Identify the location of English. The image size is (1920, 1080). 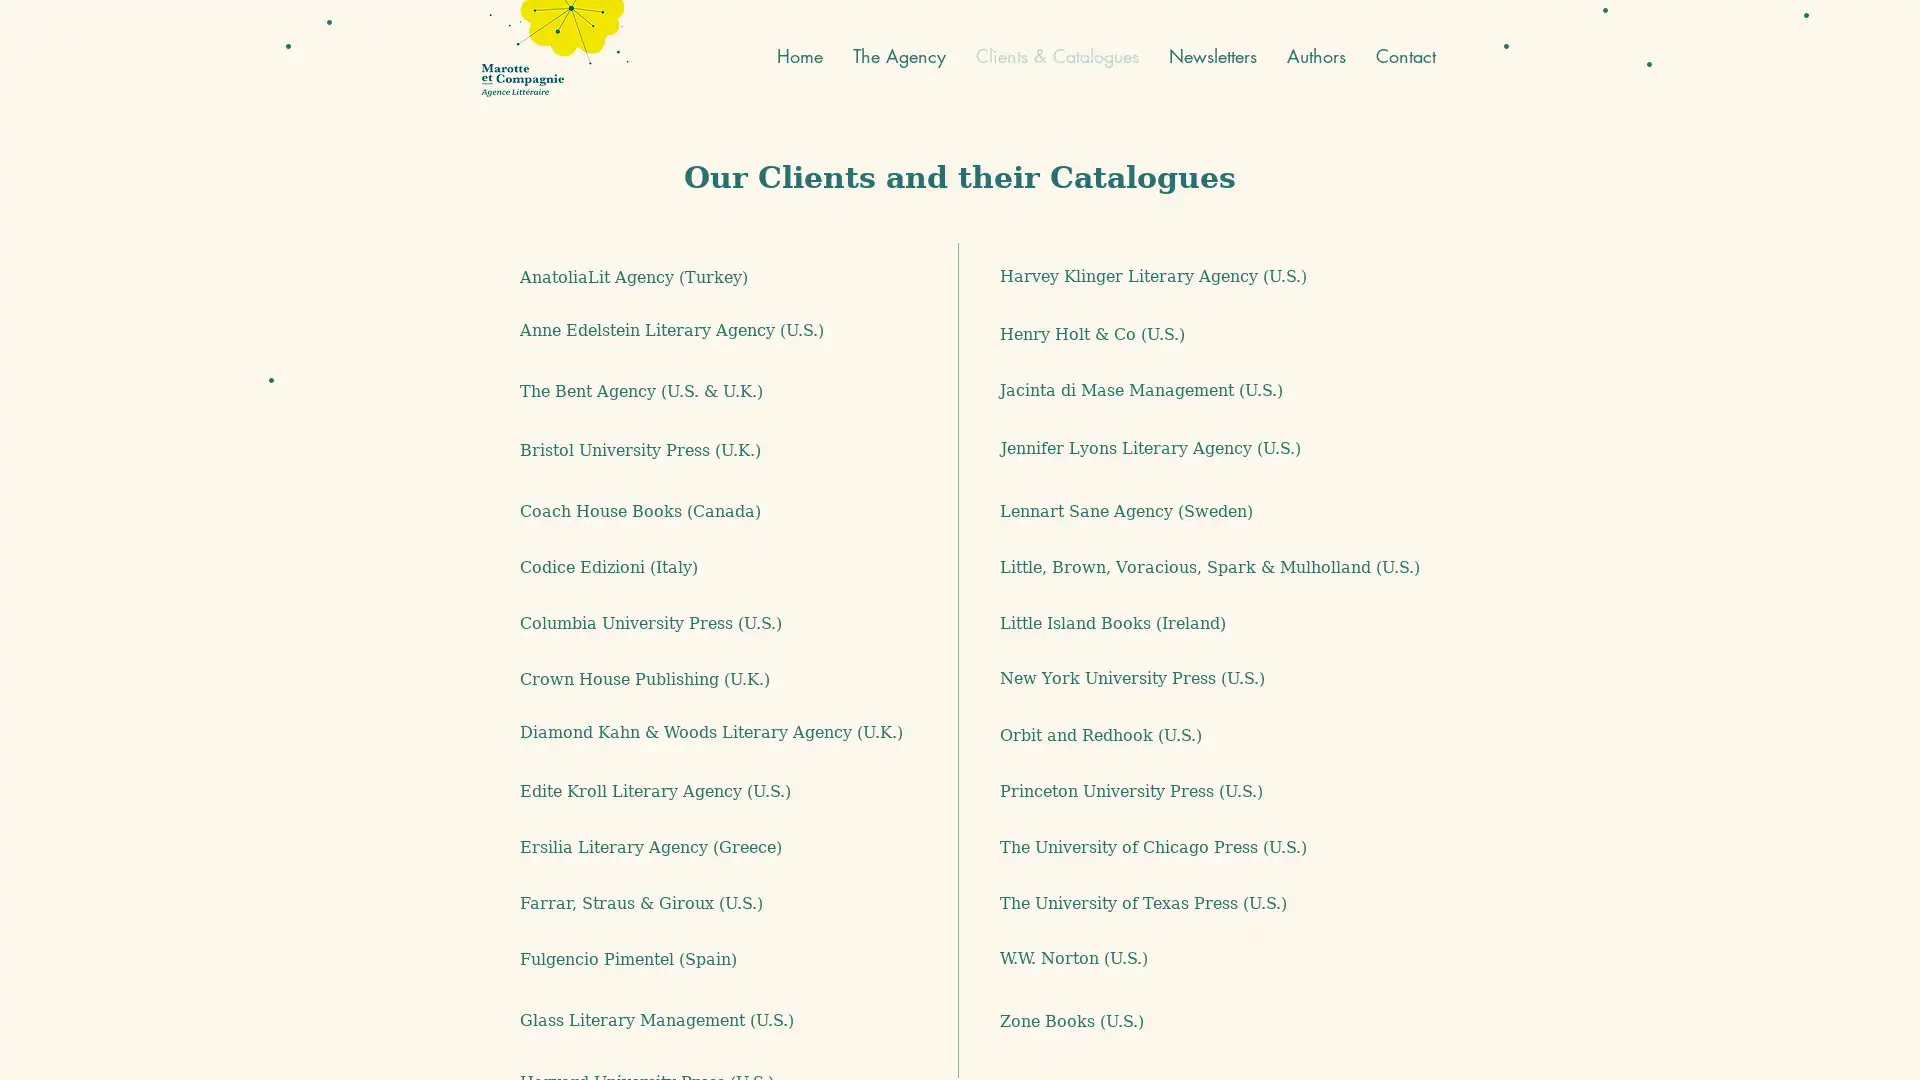
(713, 55).